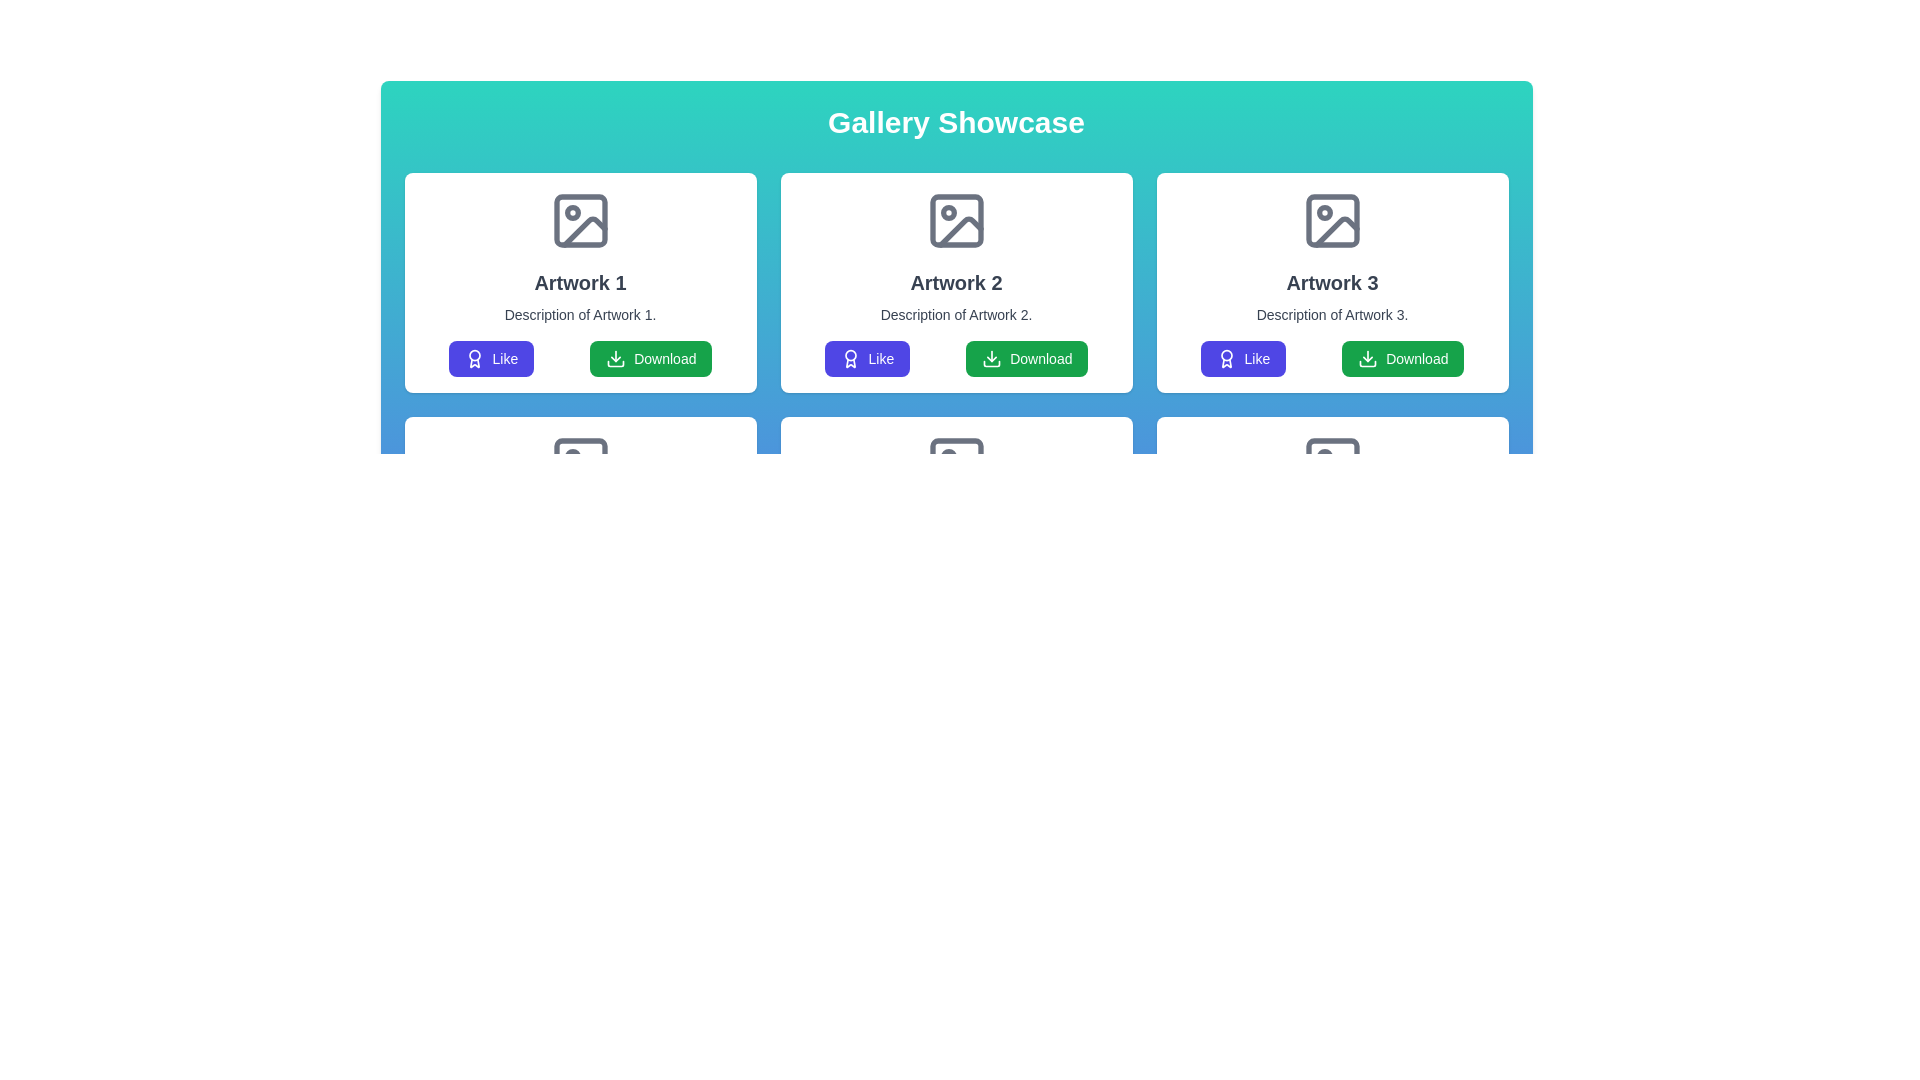  What do you see at coordinates (1367, 357) in the screenshot?
I see `the small green download icon with a downward arrow located within the 'Download' button to initiate a download action` at bounding box center [1367, 357].